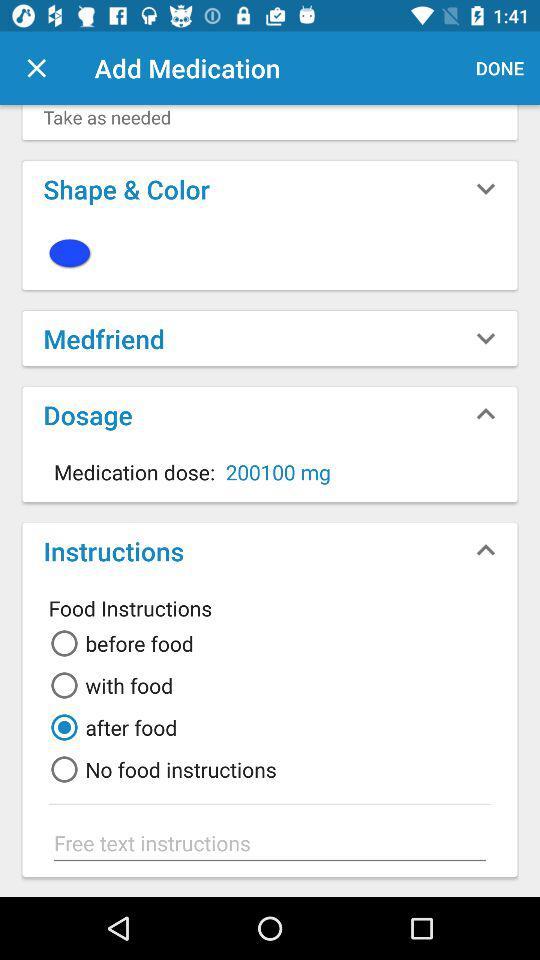 This screenshot has width=540, height=960. Describe the element at coordinates (270, 842) in the screenshot. I see `text for instructions not listed above` at that location.